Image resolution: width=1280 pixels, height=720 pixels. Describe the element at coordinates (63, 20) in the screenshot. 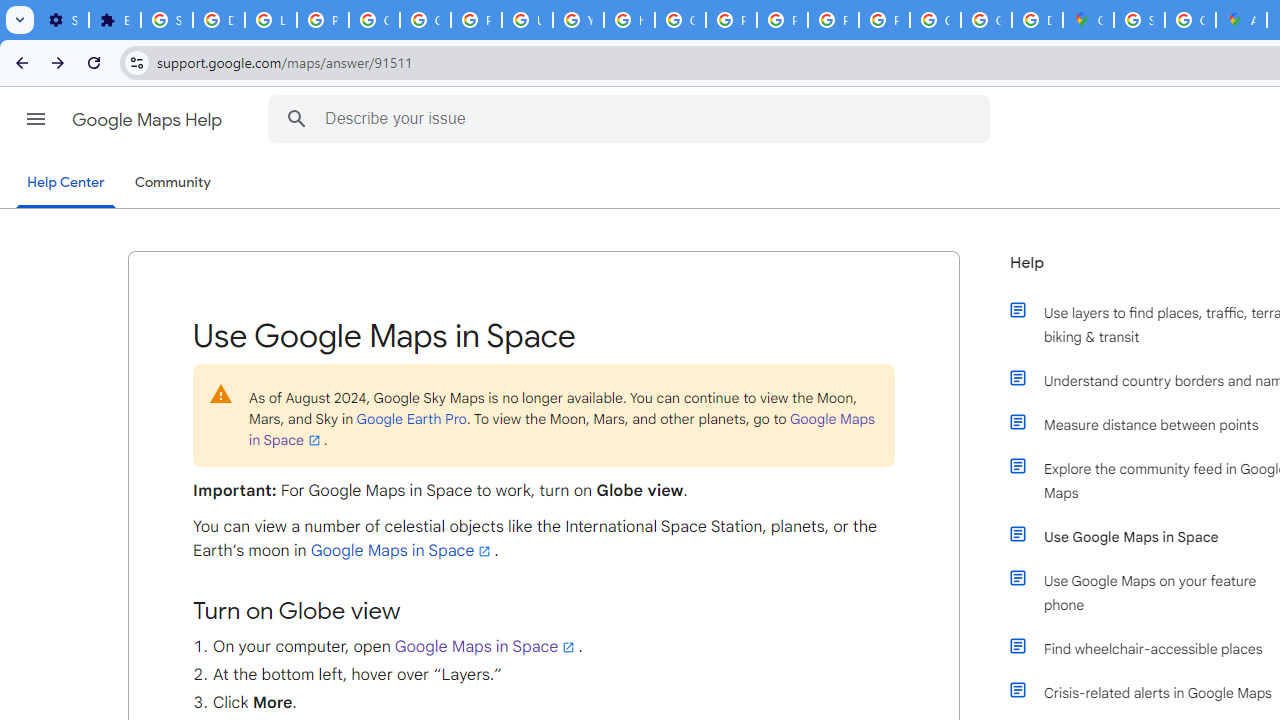

I see `'Settings - On startup'` at that location.